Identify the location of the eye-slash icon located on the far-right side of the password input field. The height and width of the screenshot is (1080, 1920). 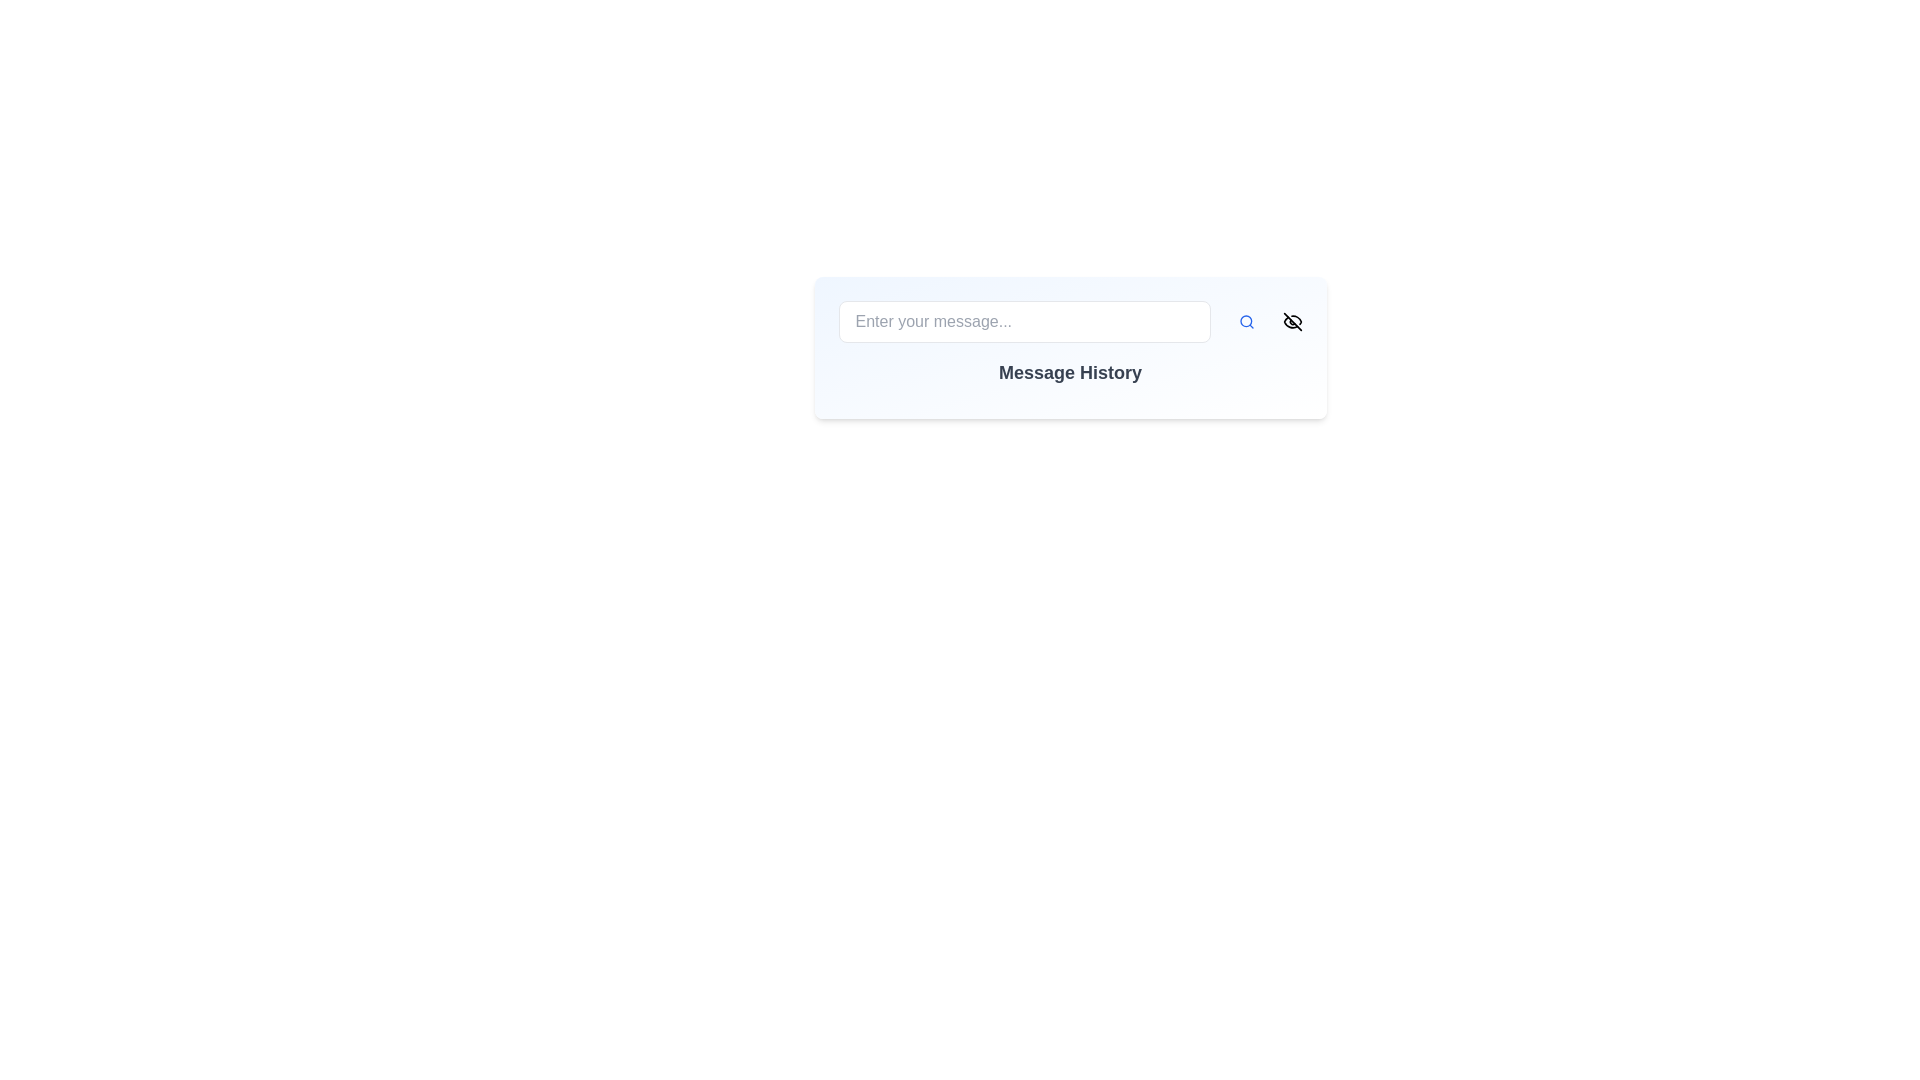
(1292, 320).